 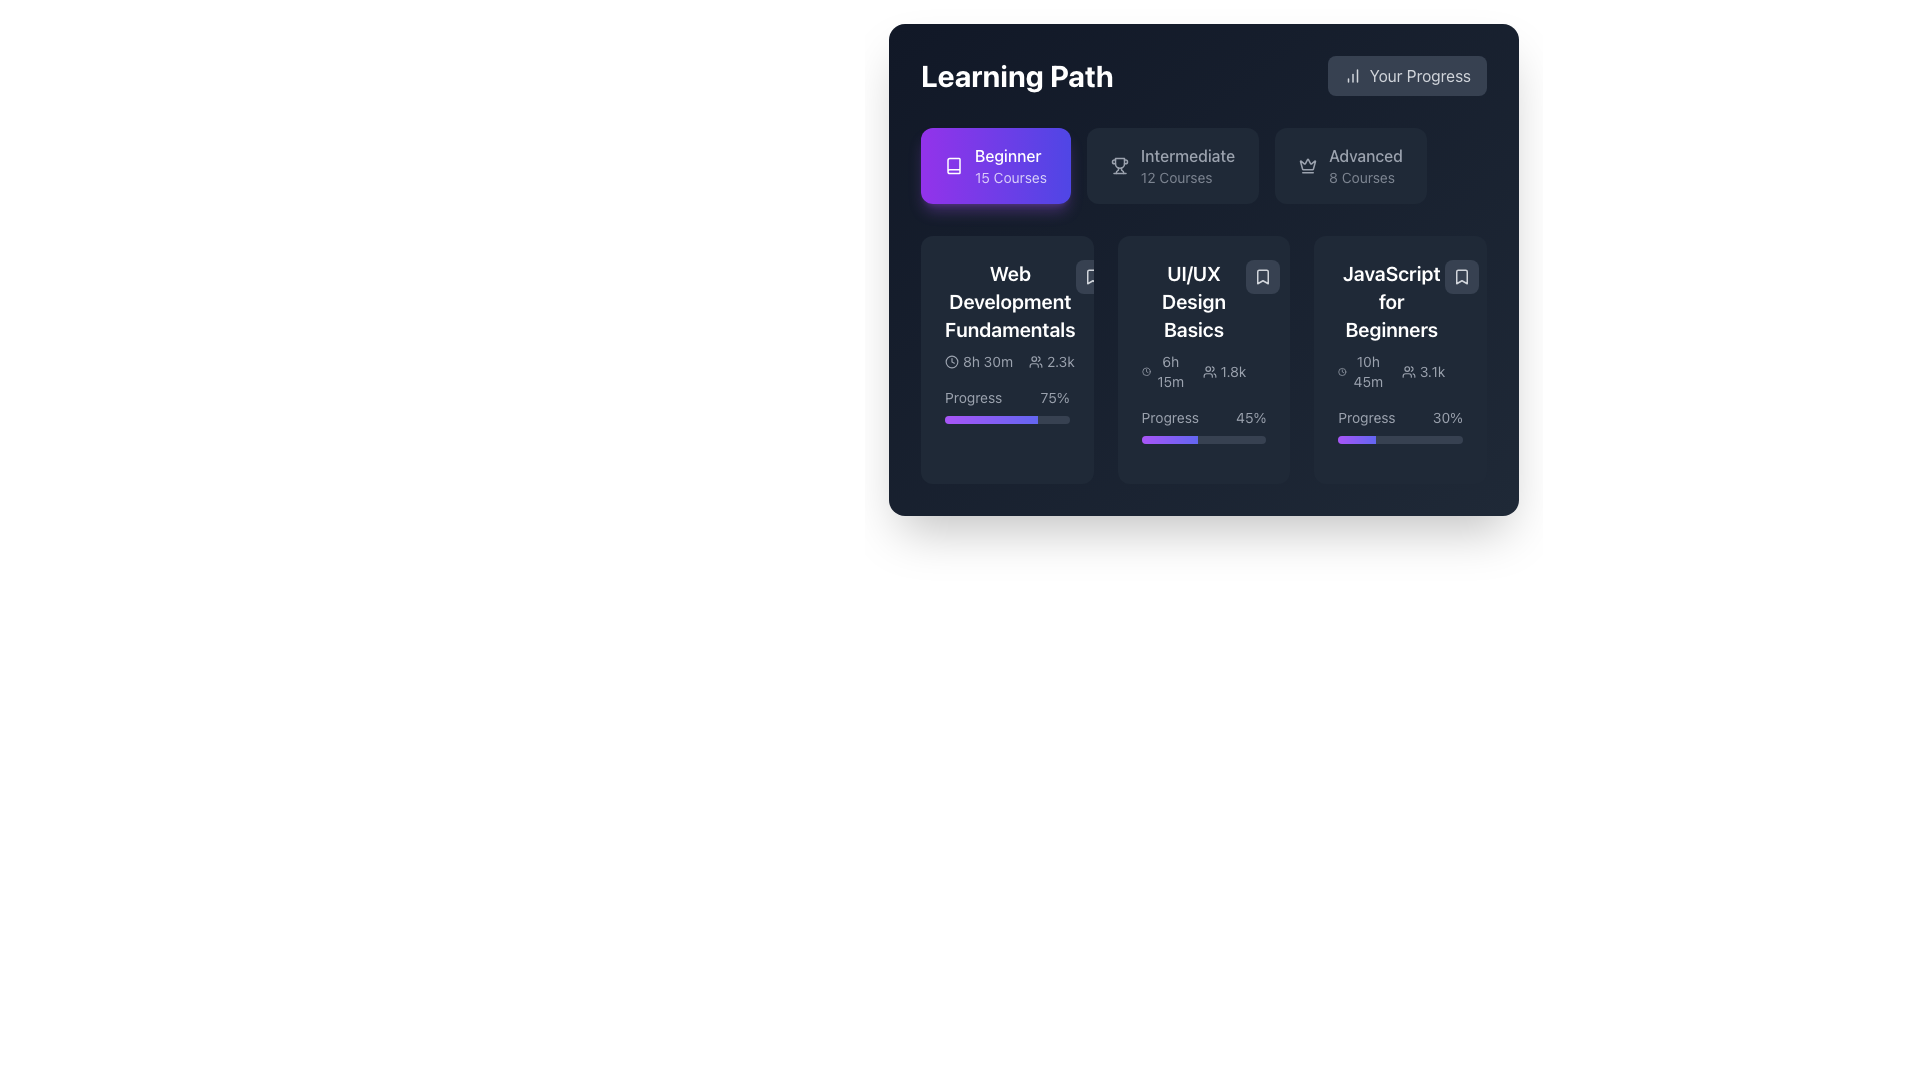 What do you see at coordinates (1462, 277) in the screenshot?
I see `the bookmark icon located in the bottom-right corner of the 'JavaScript for Beginners' card, positioned above the 'Progress 30%' bar` at bounding box center [1462, 277].